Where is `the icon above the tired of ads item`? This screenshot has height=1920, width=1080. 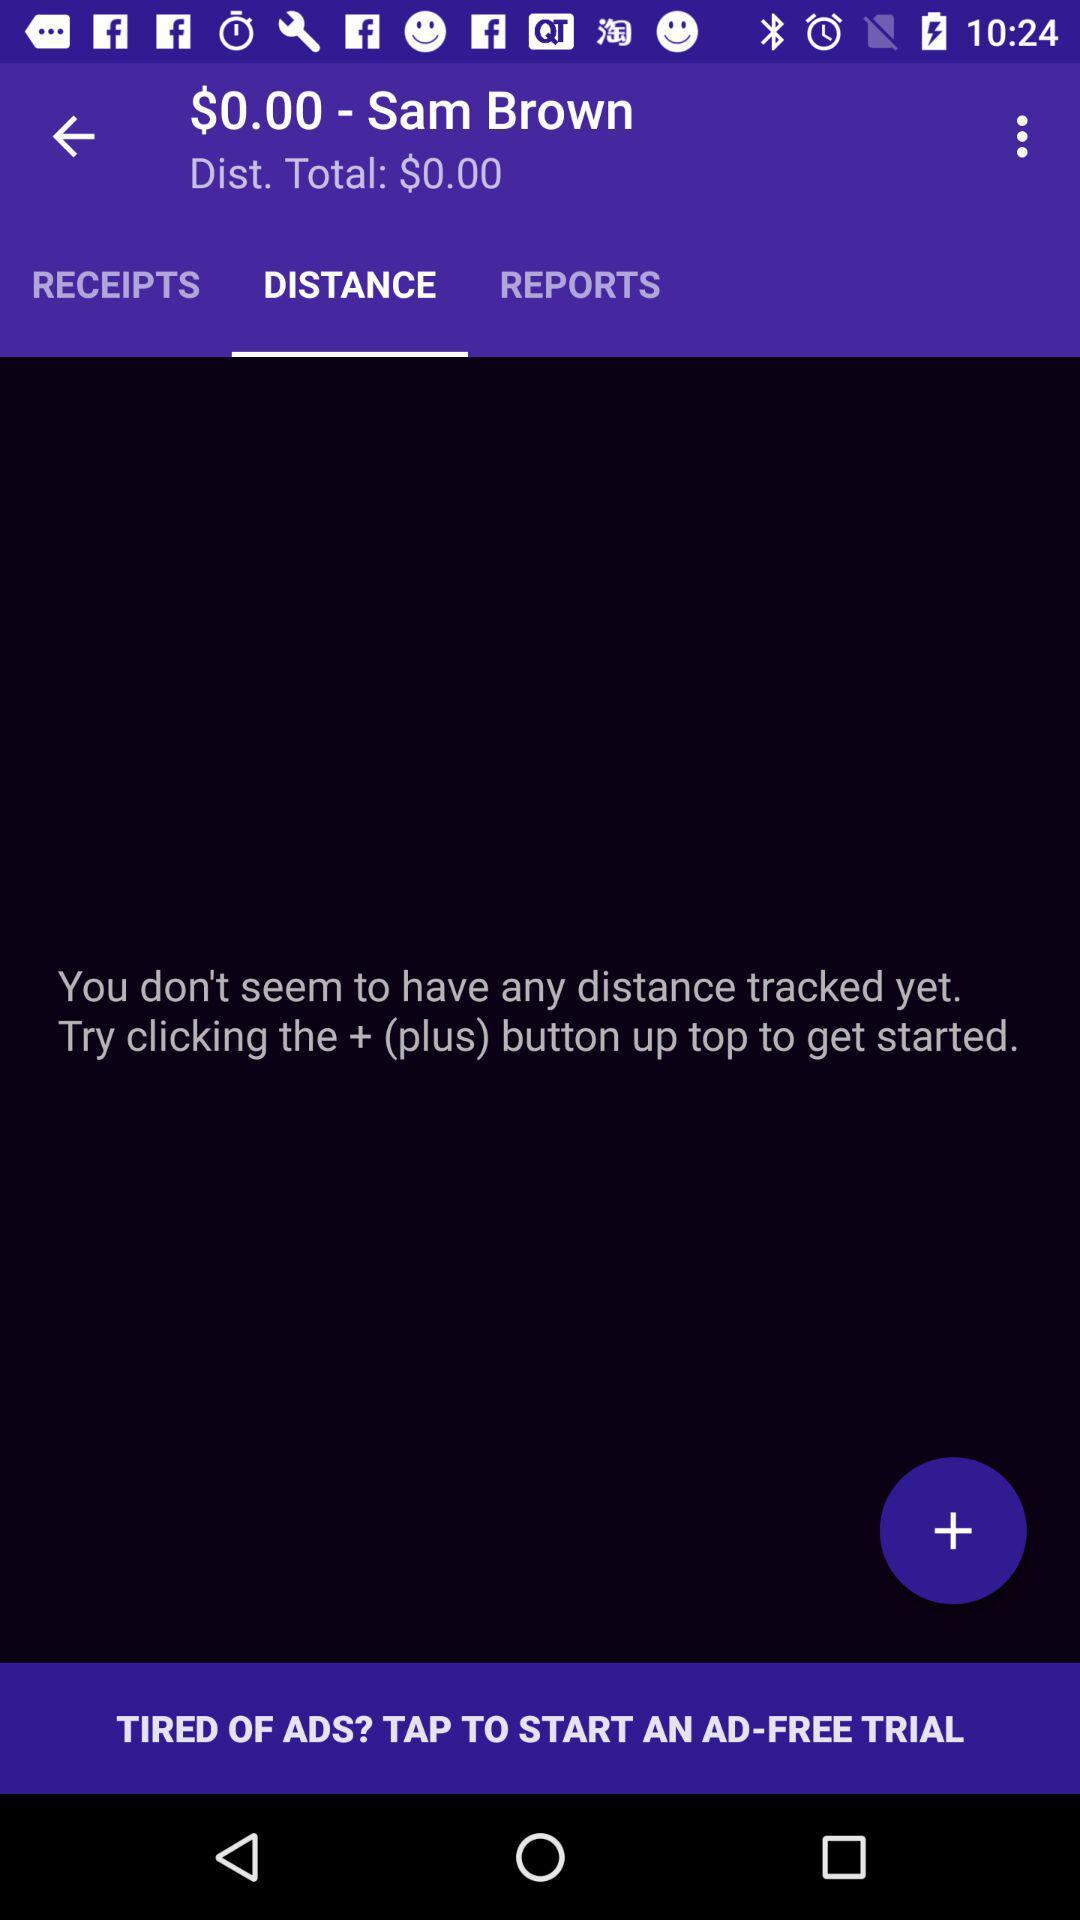
the icon above the tired of ads item is located at coordinates (952, 1529).